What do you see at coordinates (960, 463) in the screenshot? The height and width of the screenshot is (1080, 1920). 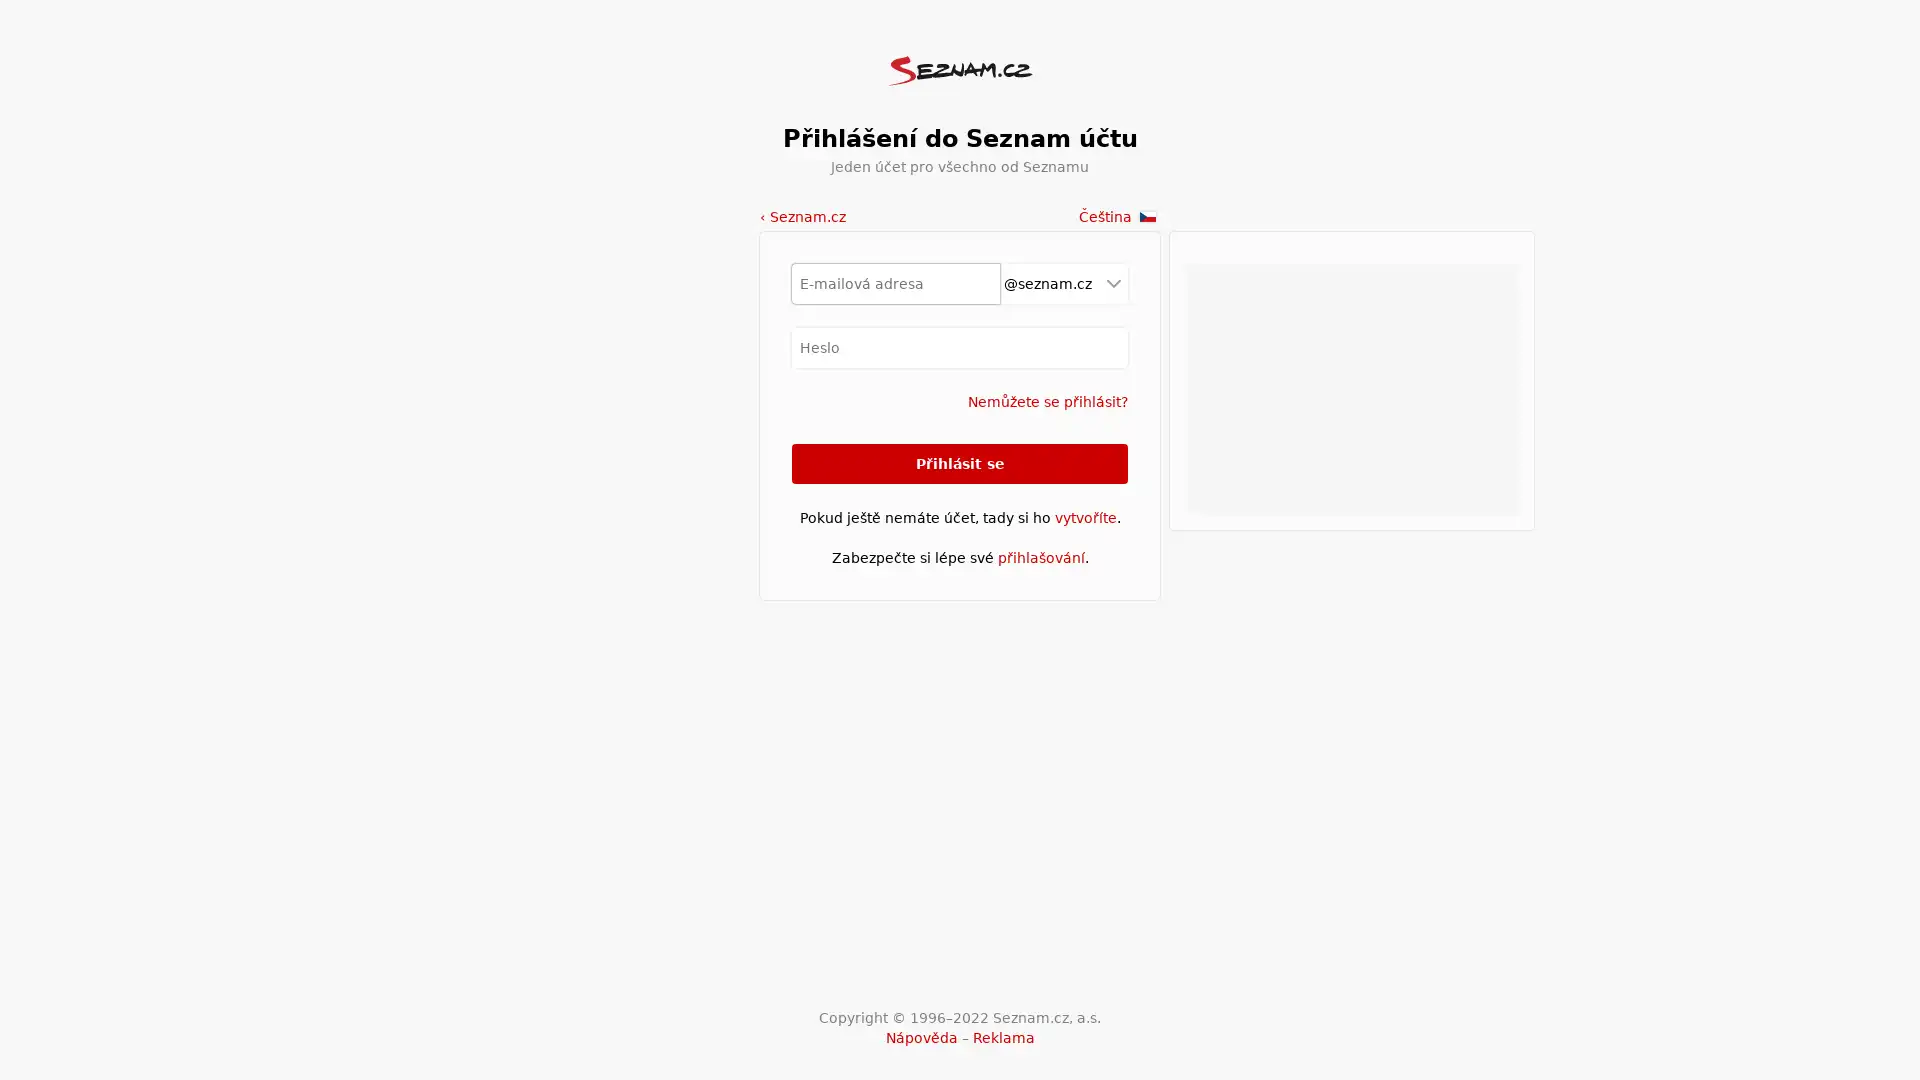 I see `Prihlasit se` at bounding box center [960, 463].